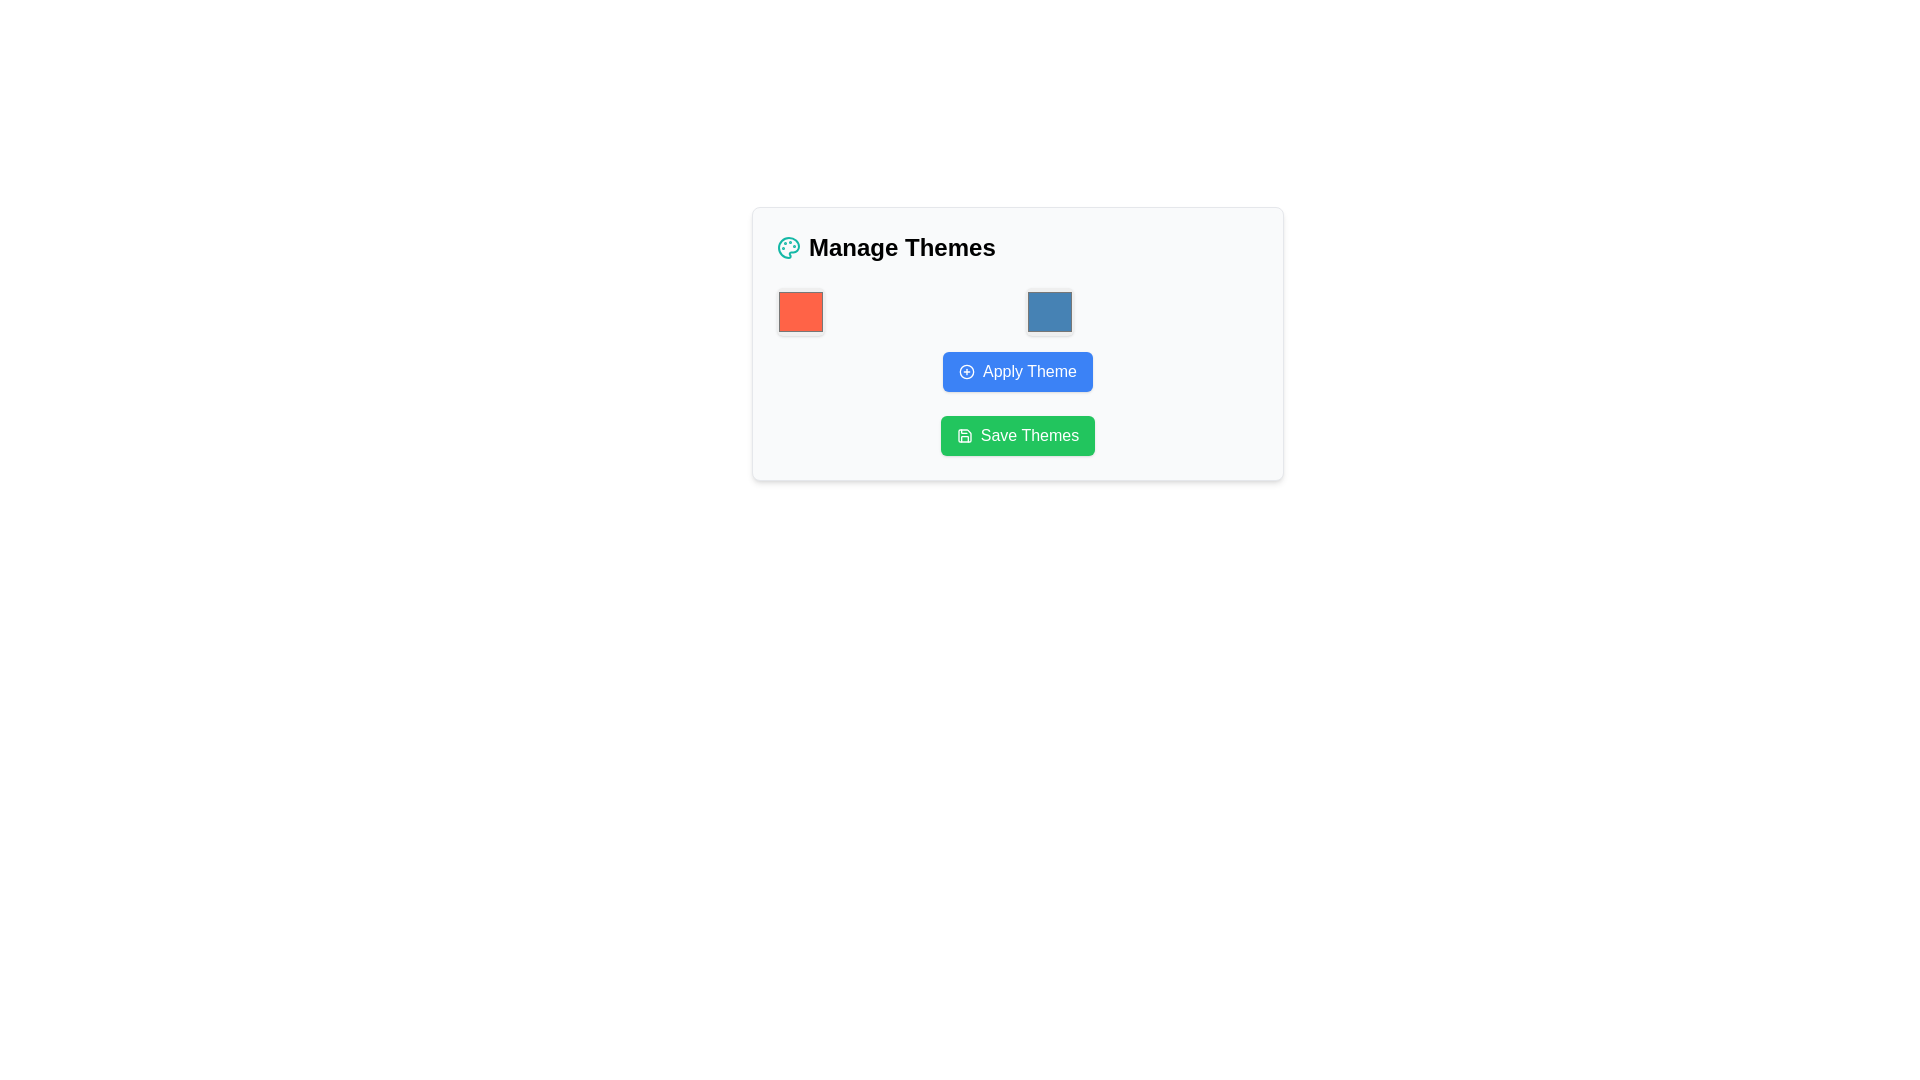  I want to click on the 'Apply Theme' button located, so click(1017, 338).